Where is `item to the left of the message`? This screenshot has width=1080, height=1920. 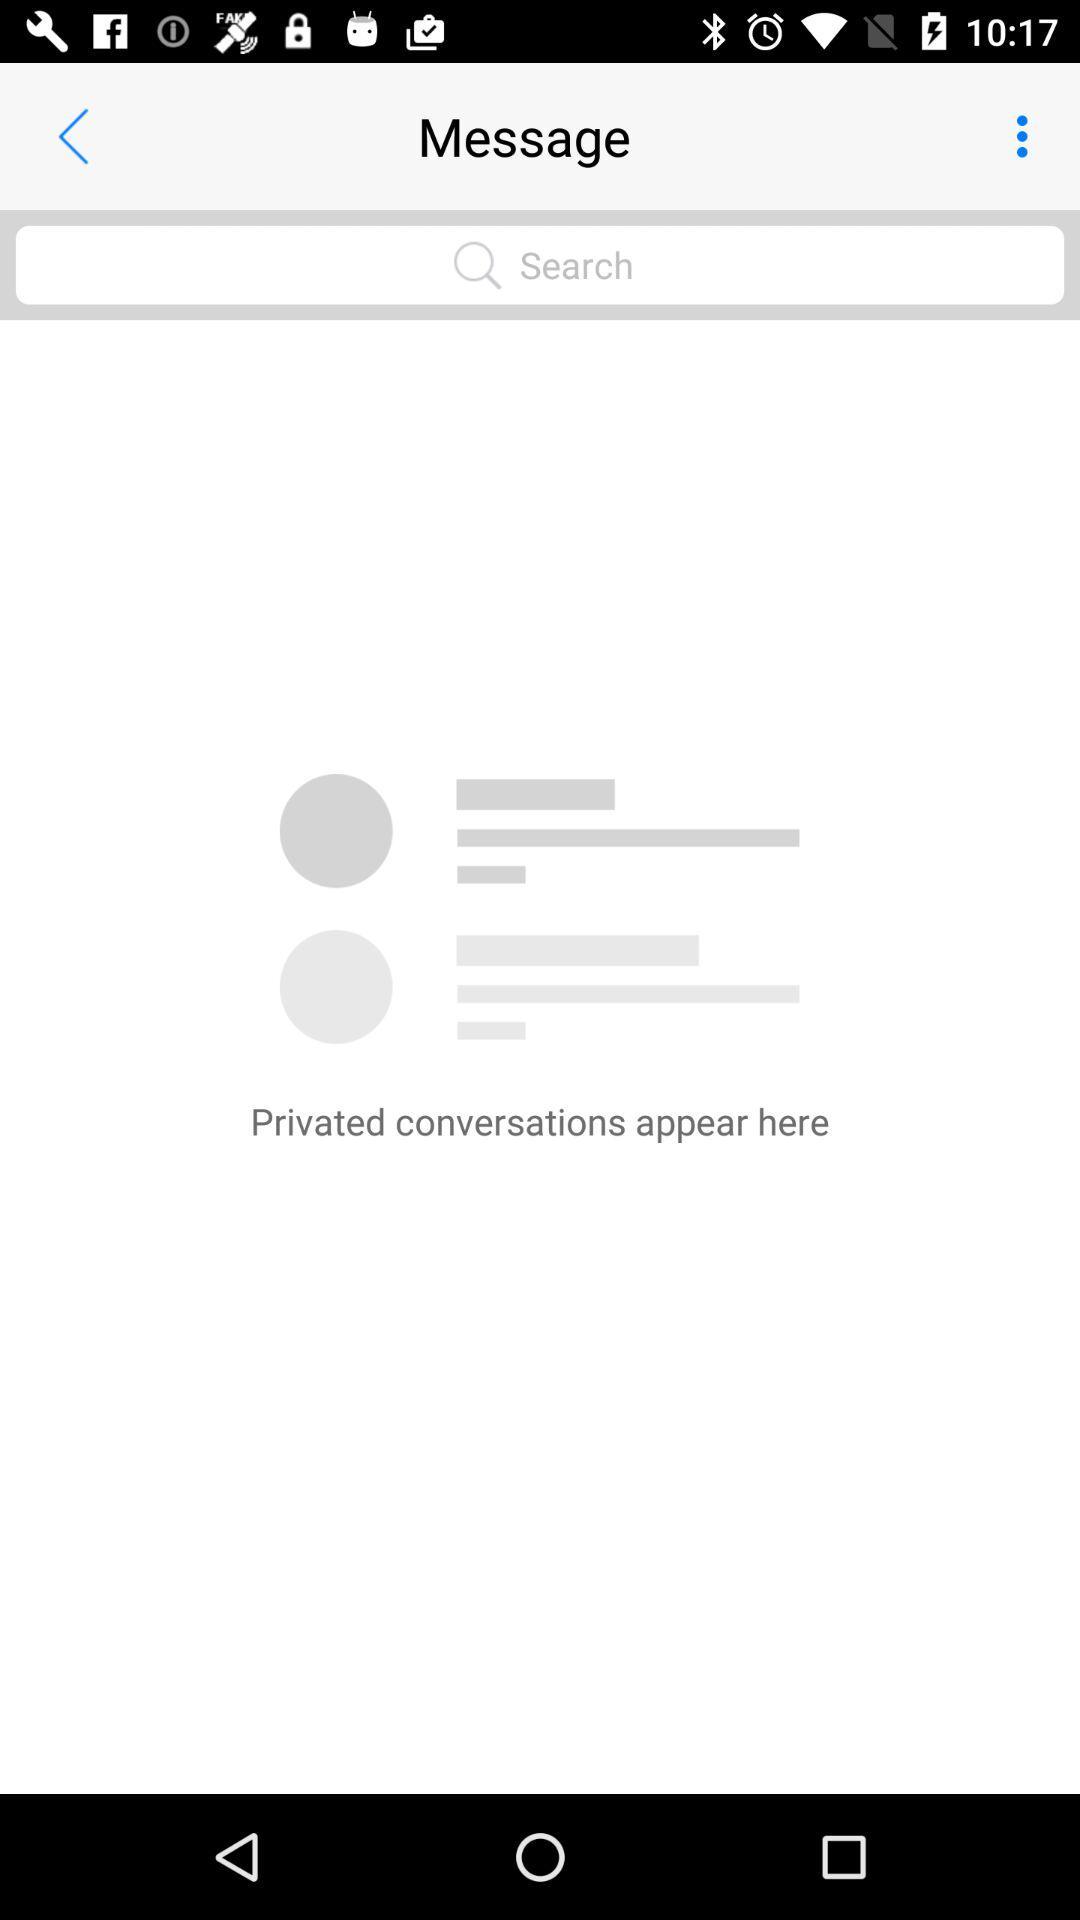
item to the left of the message is located at coordinates (72, 135).